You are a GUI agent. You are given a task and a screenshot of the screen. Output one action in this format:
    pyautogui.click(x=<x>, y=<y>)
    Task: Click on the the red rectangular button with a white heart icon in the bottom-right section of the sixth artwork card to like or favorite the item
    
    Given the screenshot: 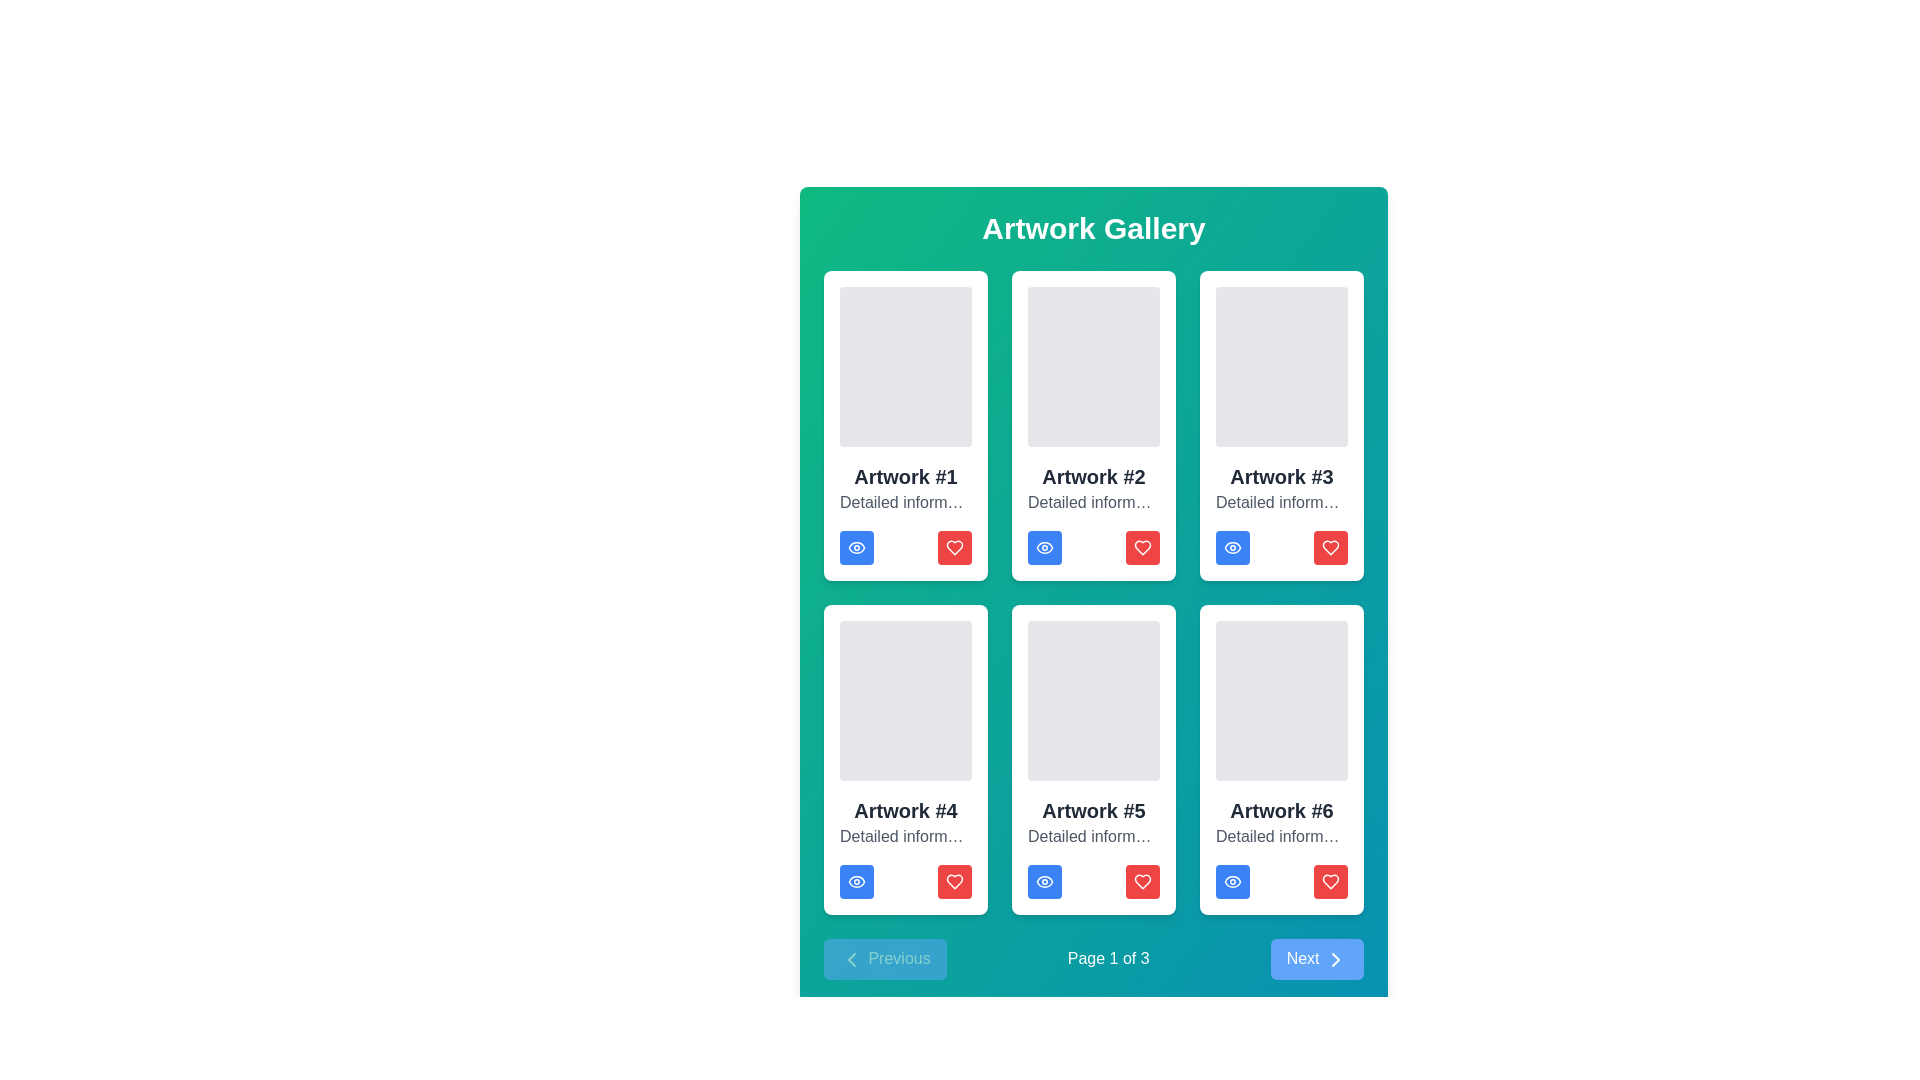 What is the action you would take?
    pyautogui.click(x=1330, y=881)
    